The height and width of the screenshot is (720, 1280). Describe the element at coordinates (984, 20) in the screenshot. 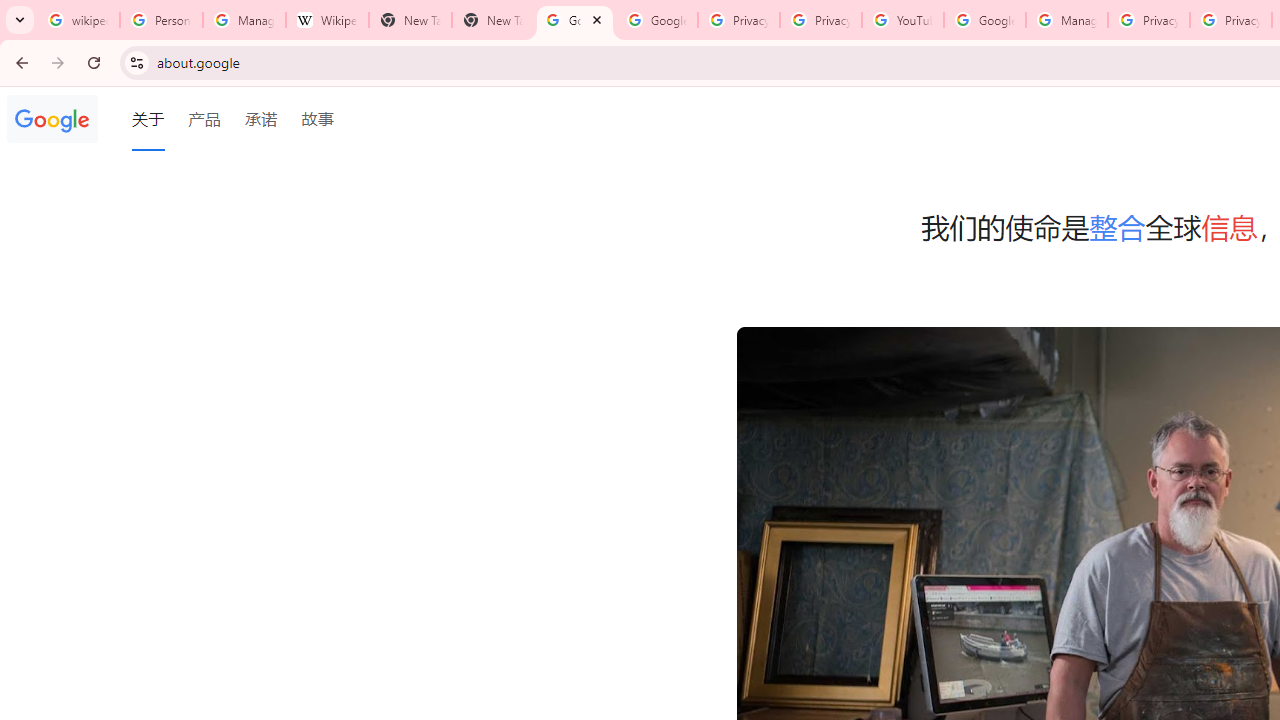

I see `'Google Account Help'` at that location.